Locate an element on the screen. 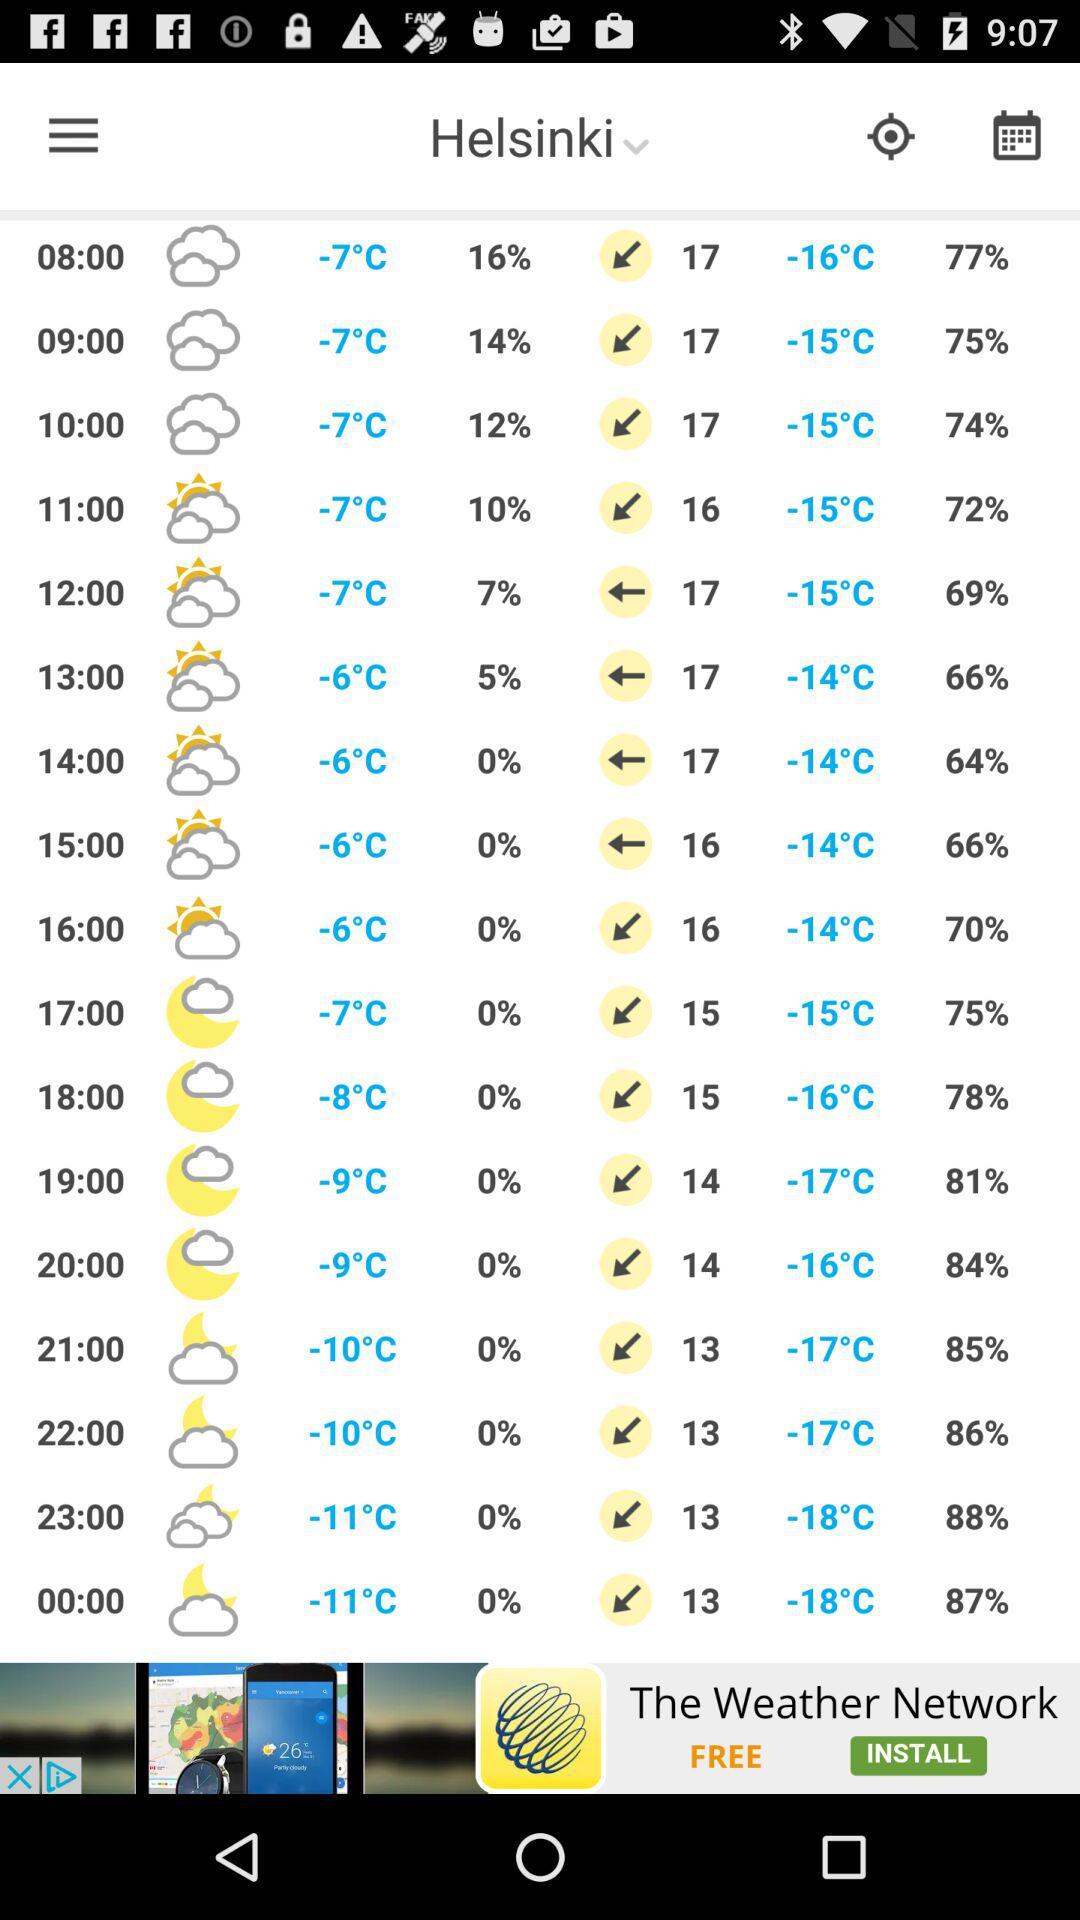 The width and height of the screenshot is (1080, 1920). advertisement promotion is located at coordinates (540, 1727).